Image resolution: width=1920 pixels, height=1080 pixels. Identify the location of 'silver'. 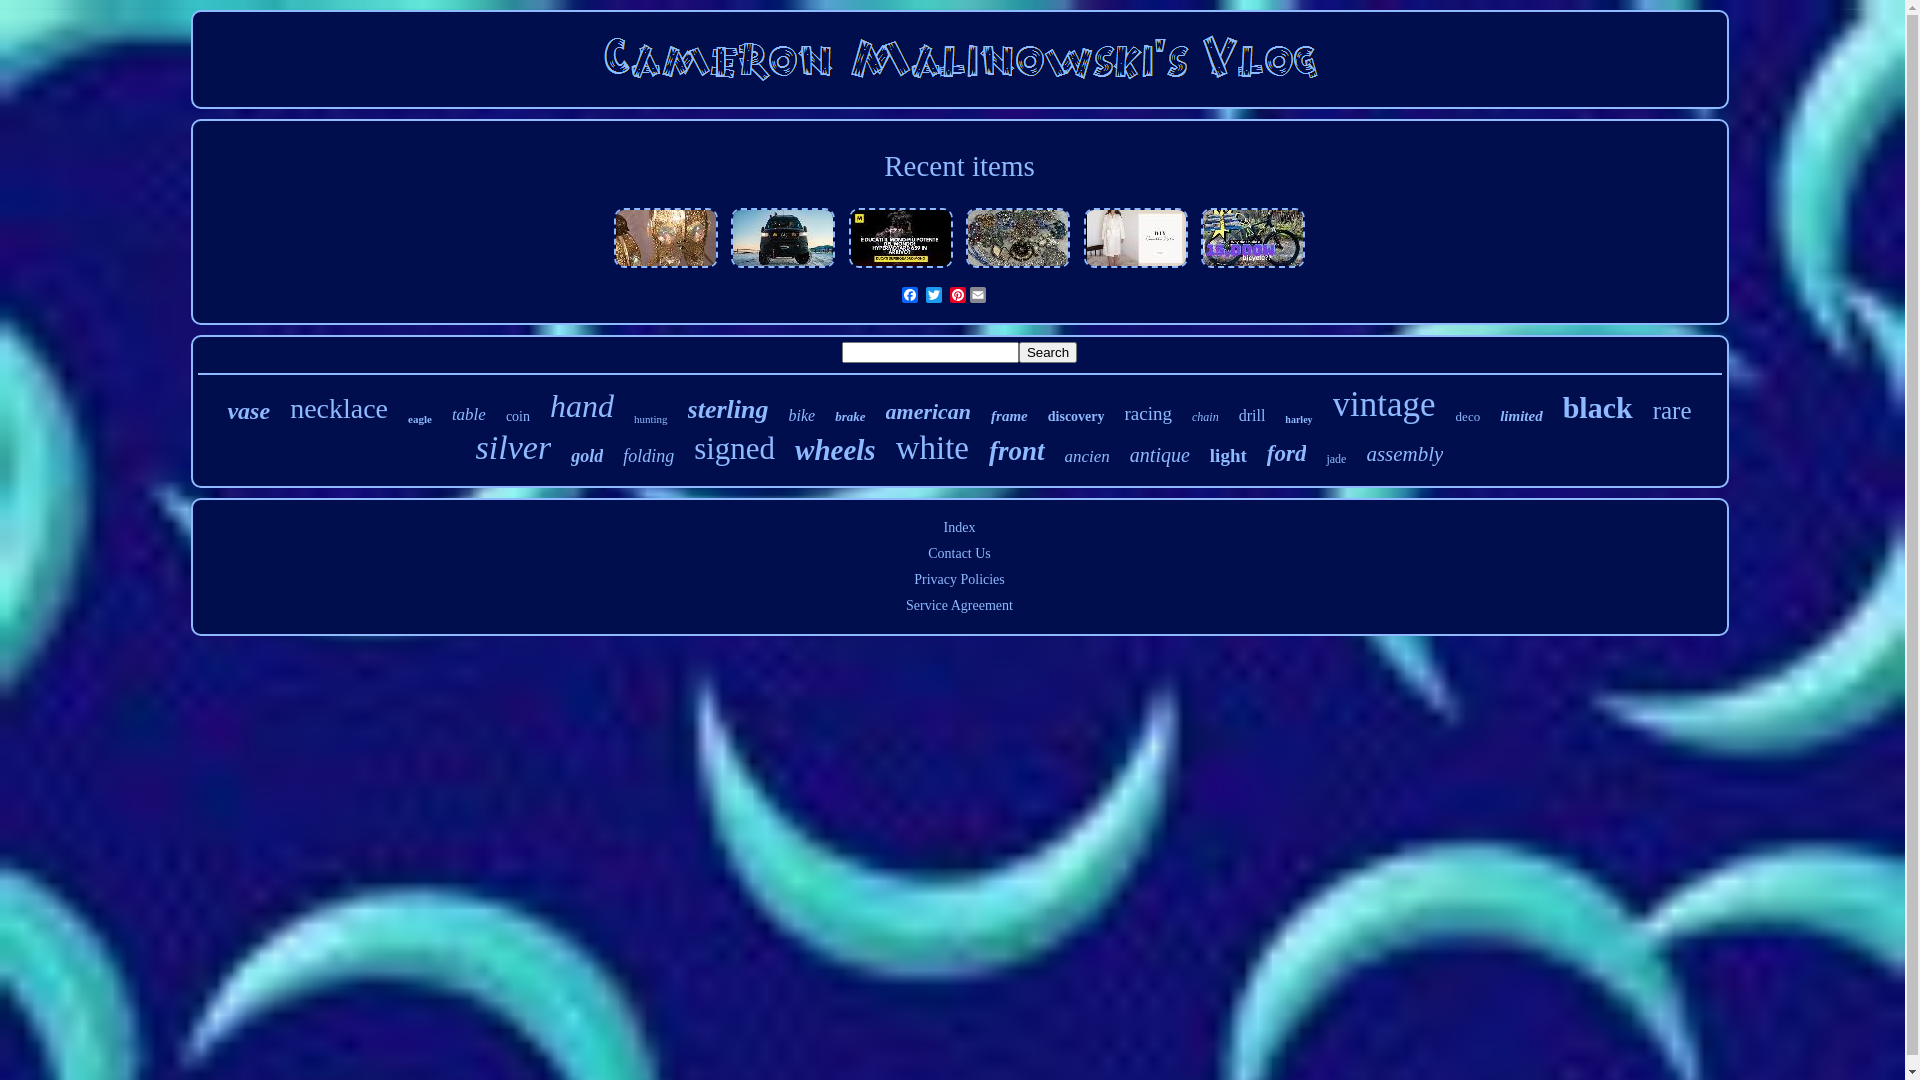
(513, 446).